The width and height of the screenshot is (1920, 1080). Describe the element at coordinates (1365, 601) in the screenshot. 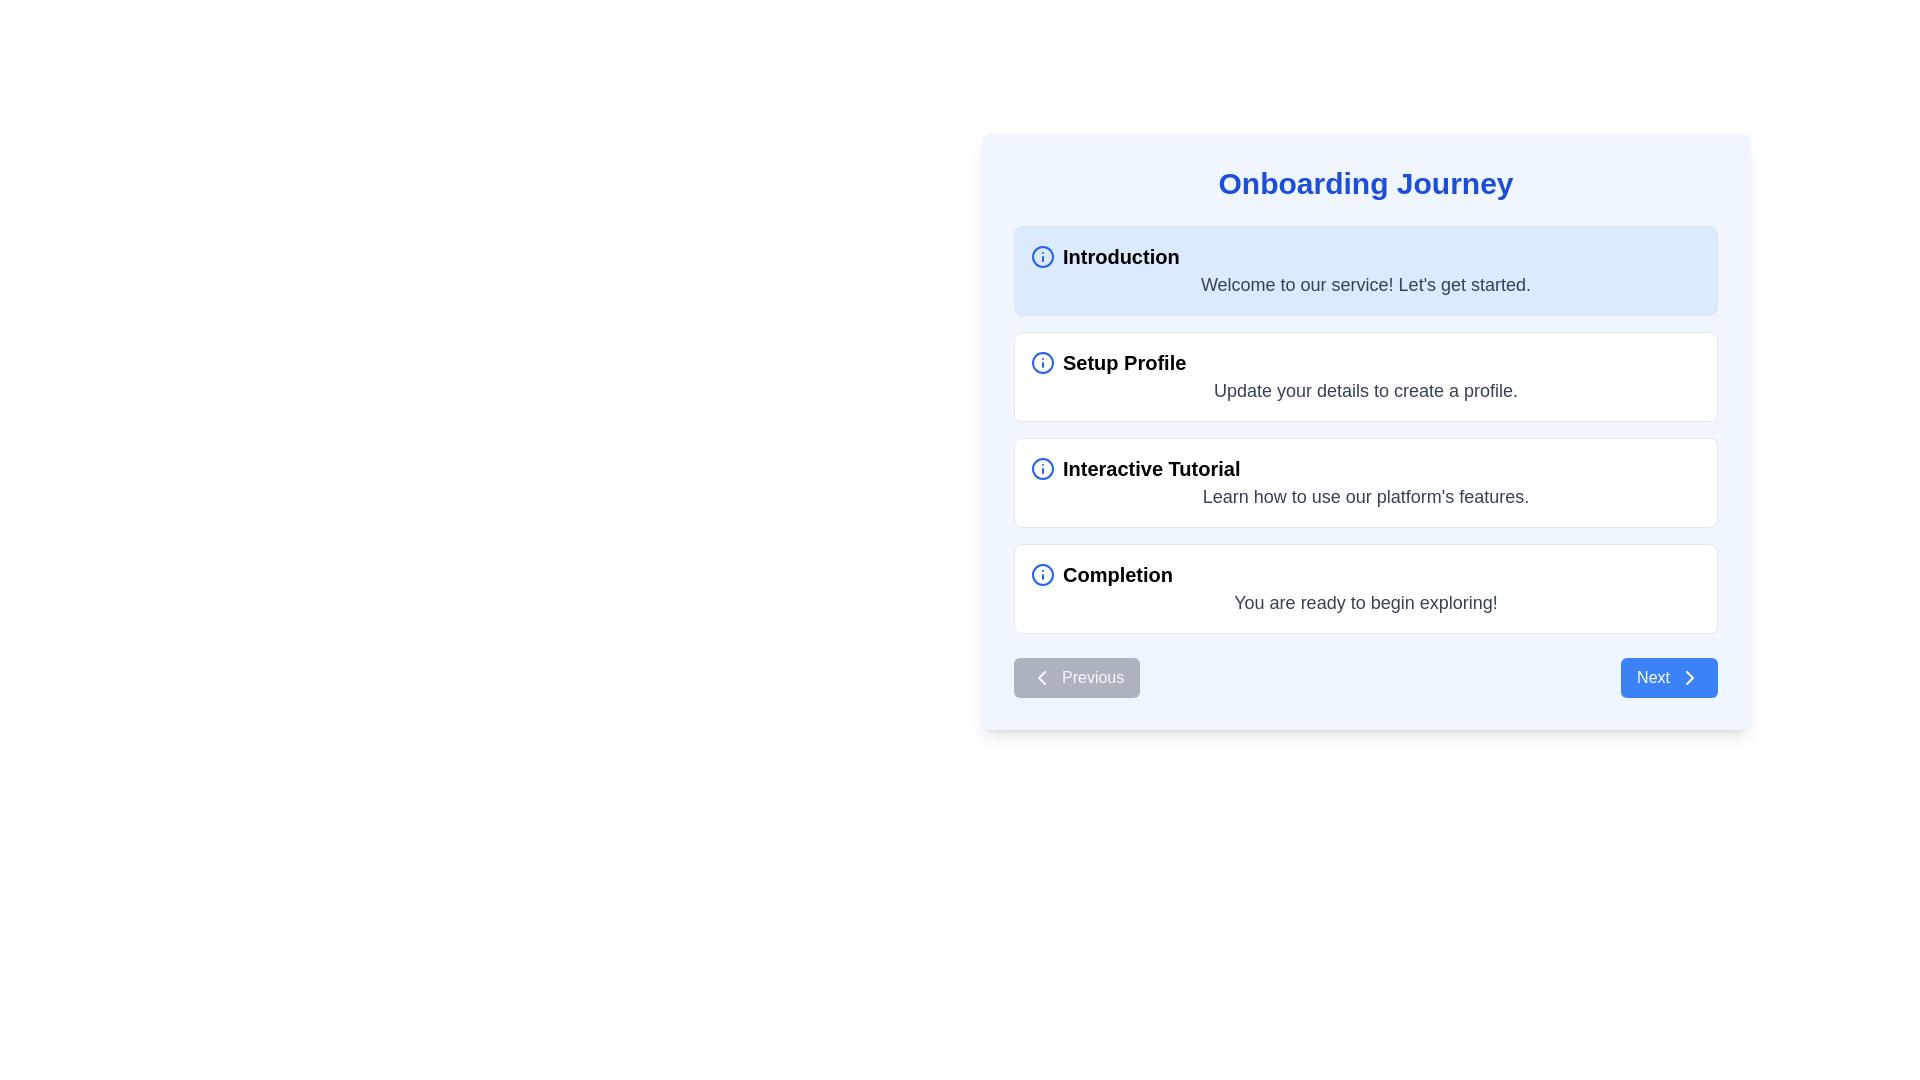

I see `the text label that displays 'You are ready to begin exploring!' which is styled with a gray color and large font, located at the bottom of the 'Completion' card in the onboarding steps` at that location.